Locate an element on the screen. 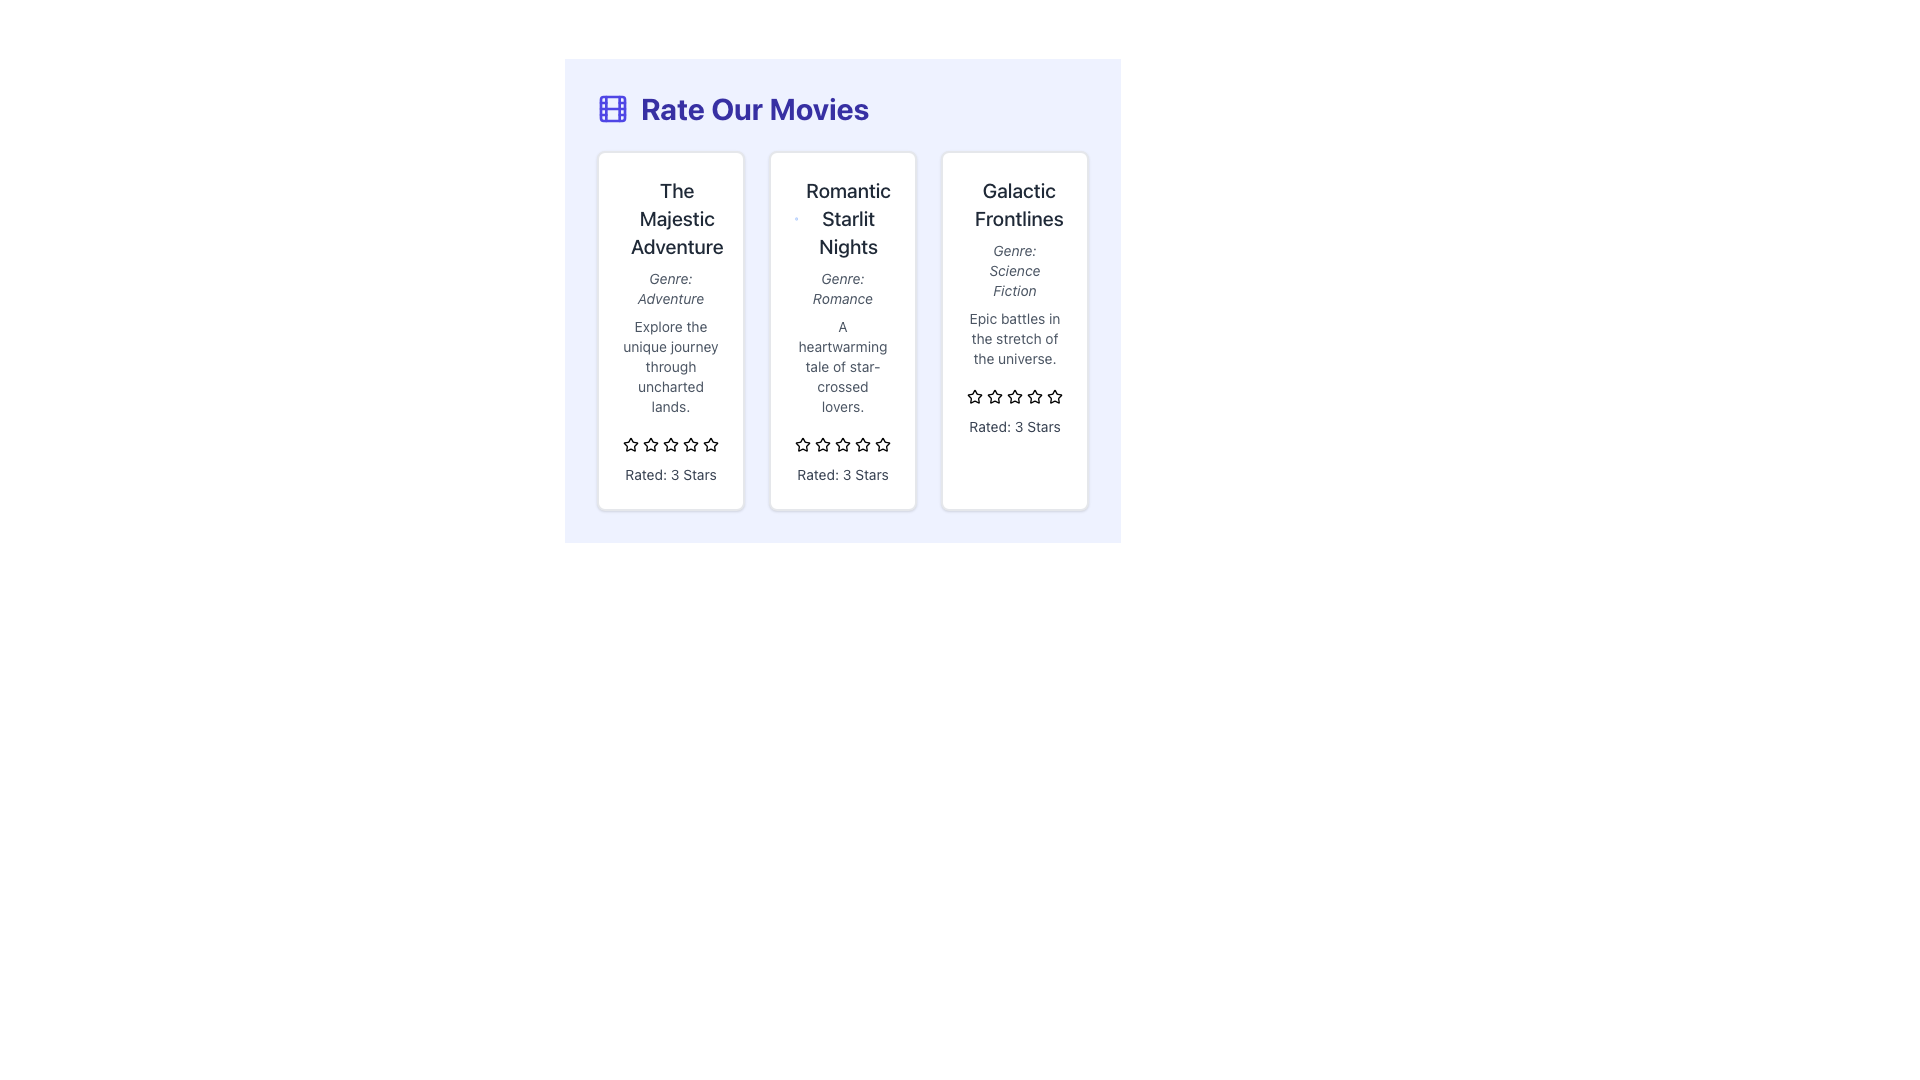  the third yellow star icon in the 'Galactic Frontlines' rating section is located at coordinates (994, 397).